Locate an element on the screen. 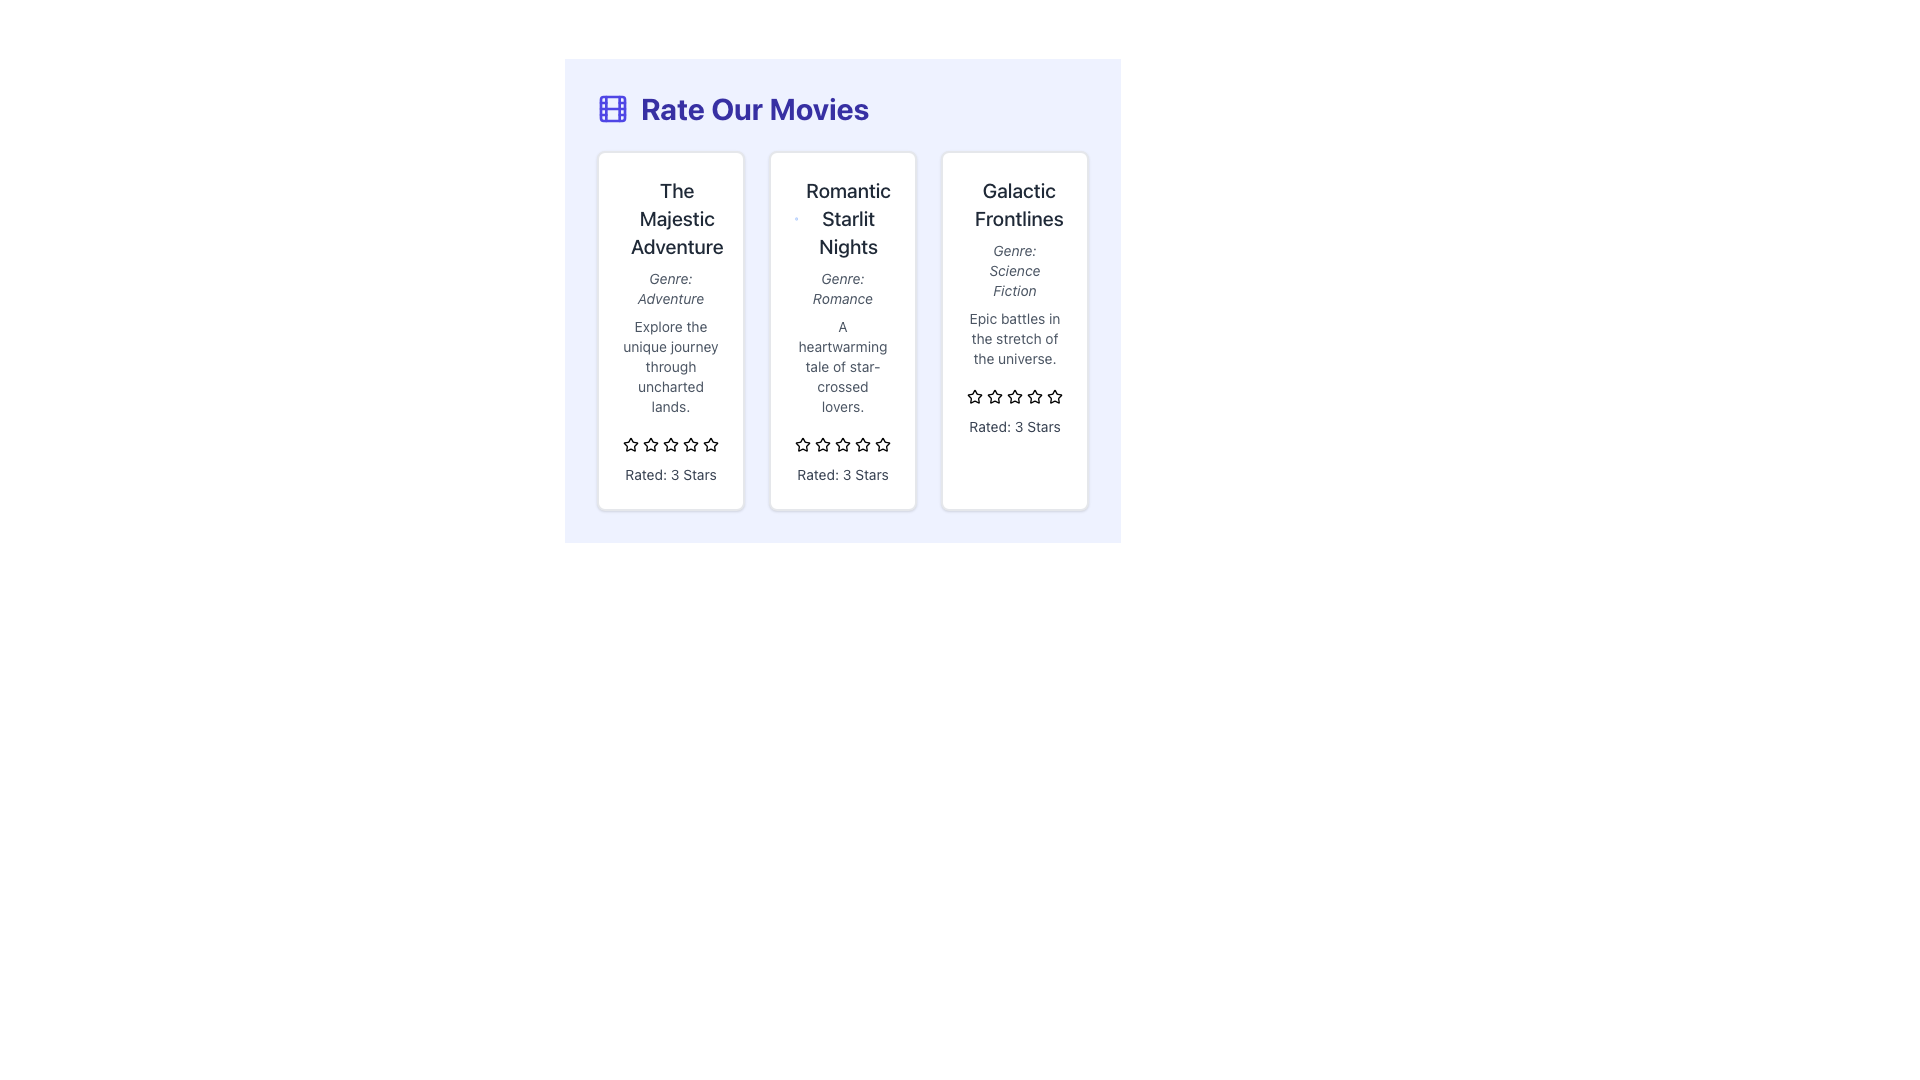  the third yellow star icon in the 'Galactic Frontlines' rating section is located at coordinates (994, 397).